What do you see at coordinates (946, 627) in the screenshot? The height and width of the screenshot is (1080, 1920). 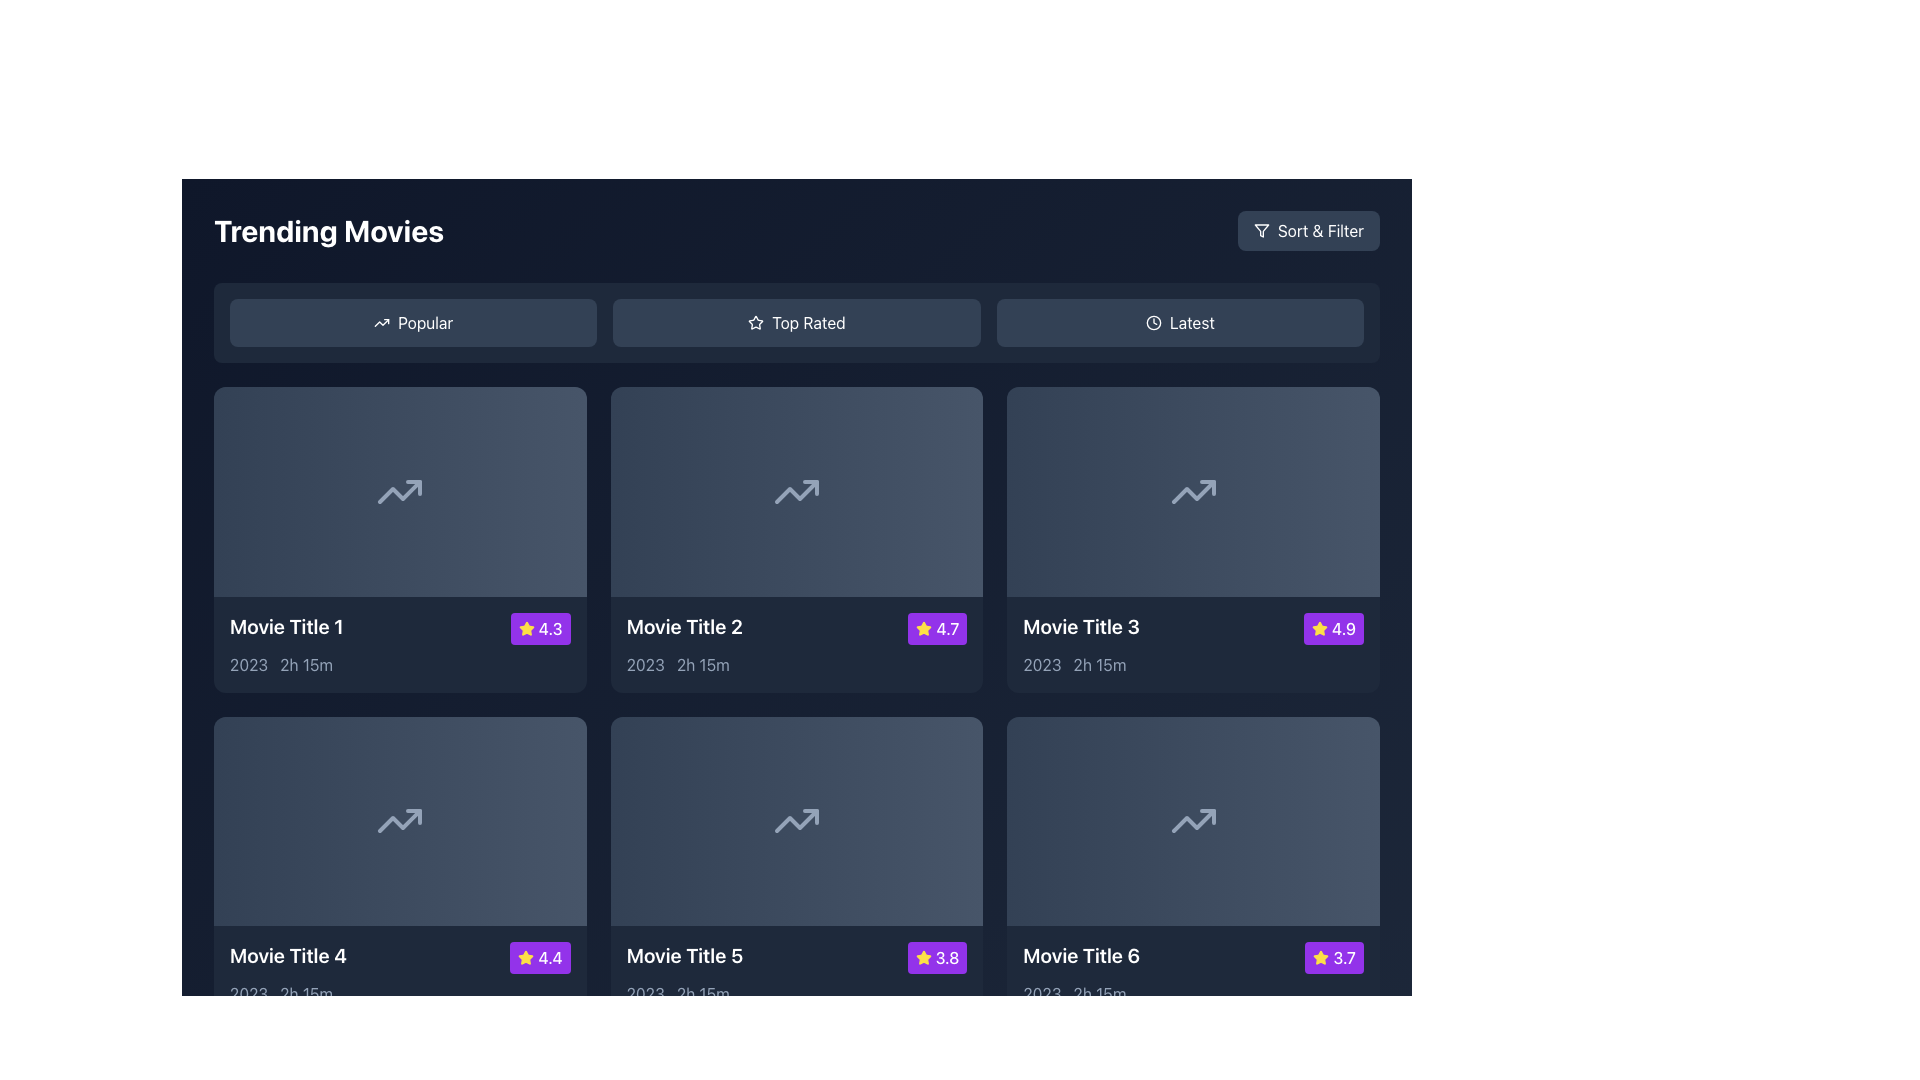 I see `the text label indicating the rating '4.7' for 'Movie Title 2' located in the bottom right corner of the second movie card` at bounding box center [946, 627].